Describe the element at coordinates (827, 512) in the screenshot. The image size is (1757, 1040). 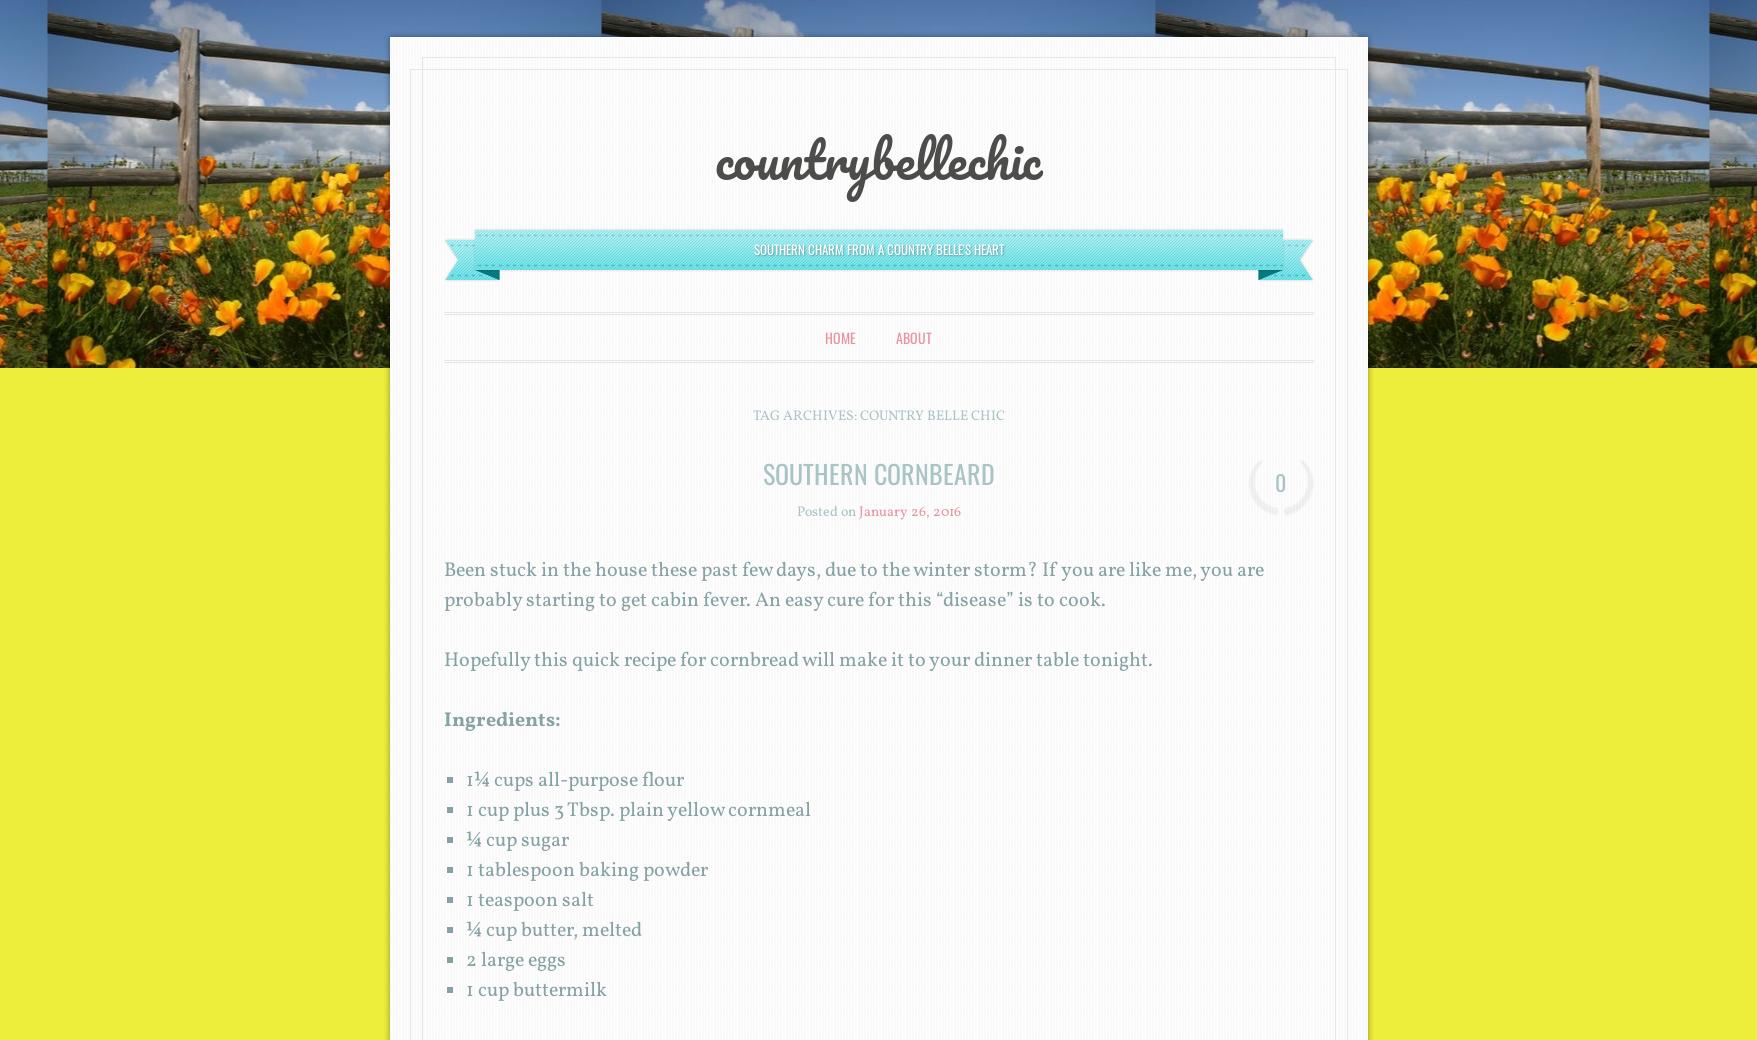
I see `'Posted on'` at that location.